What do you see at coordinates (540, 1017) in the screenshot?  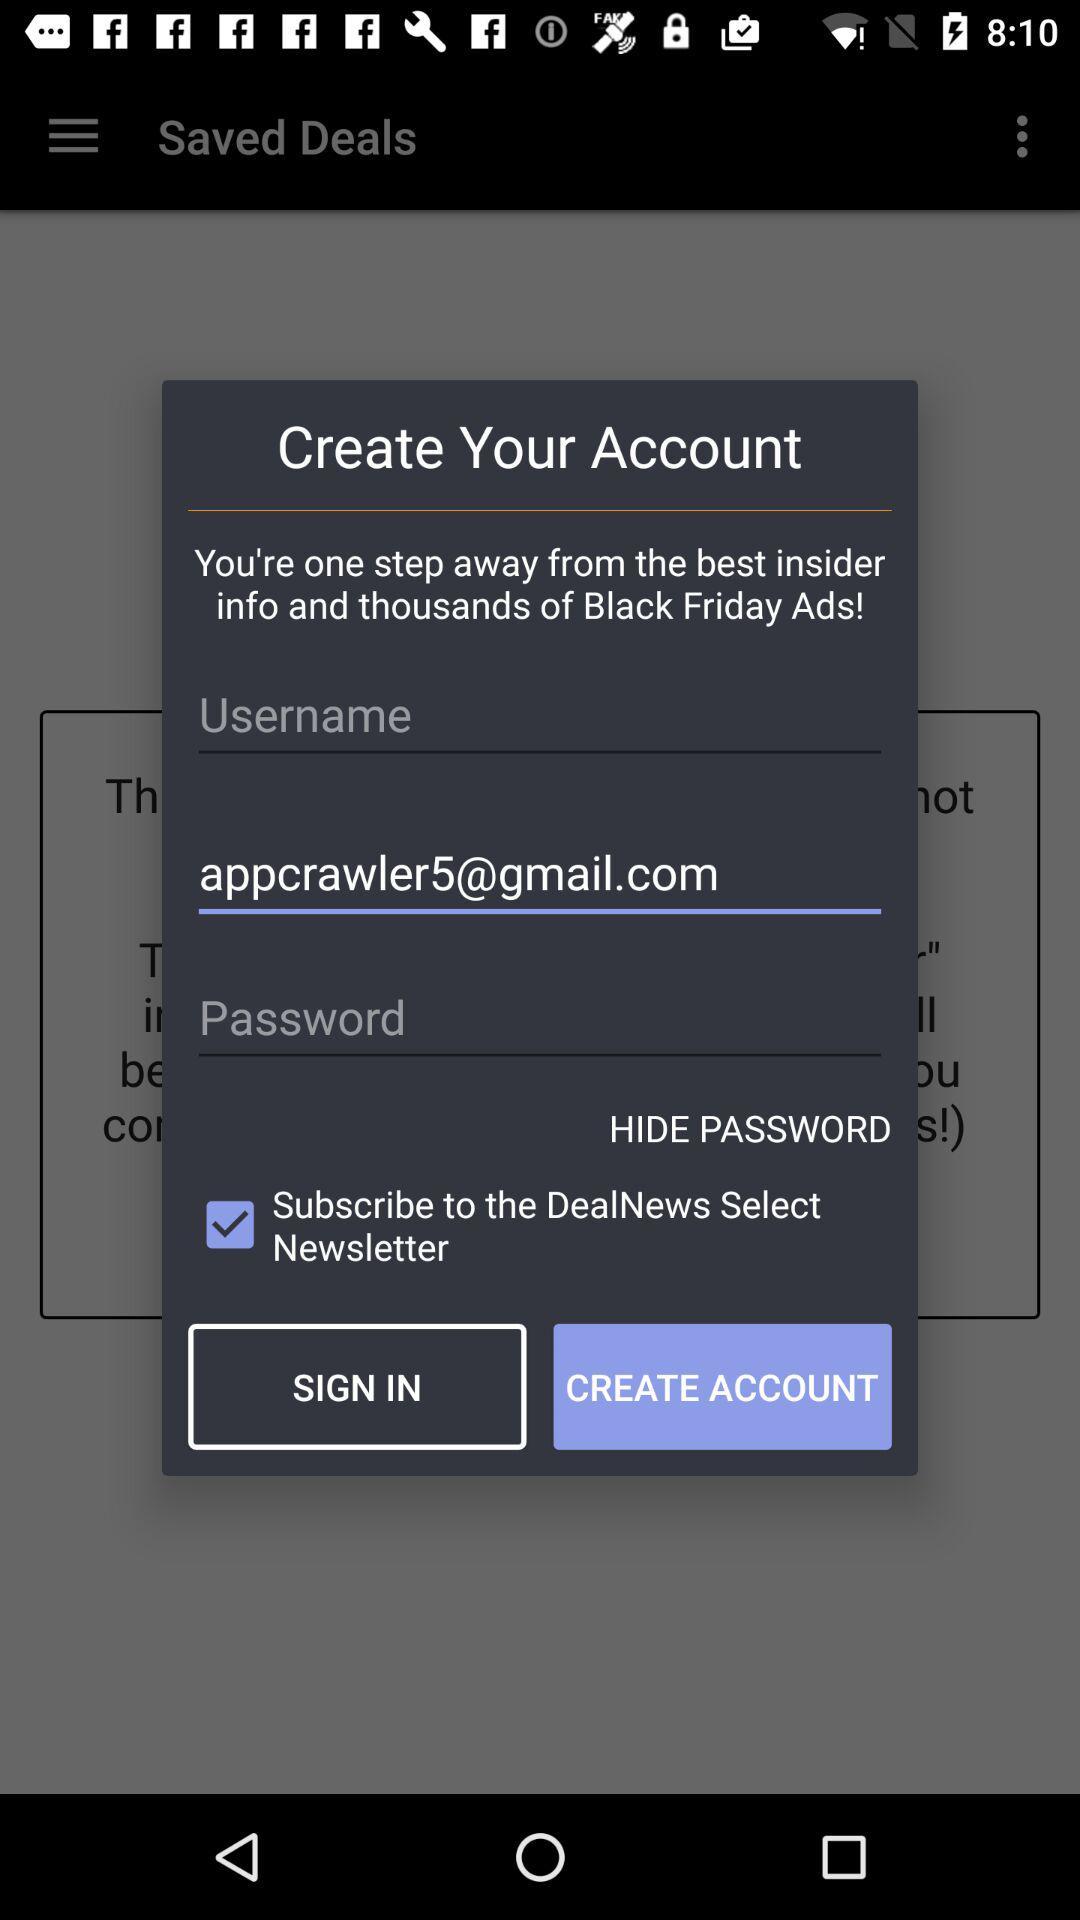 I see `the item above the hide password icon` at bounding box center [540, 1017].